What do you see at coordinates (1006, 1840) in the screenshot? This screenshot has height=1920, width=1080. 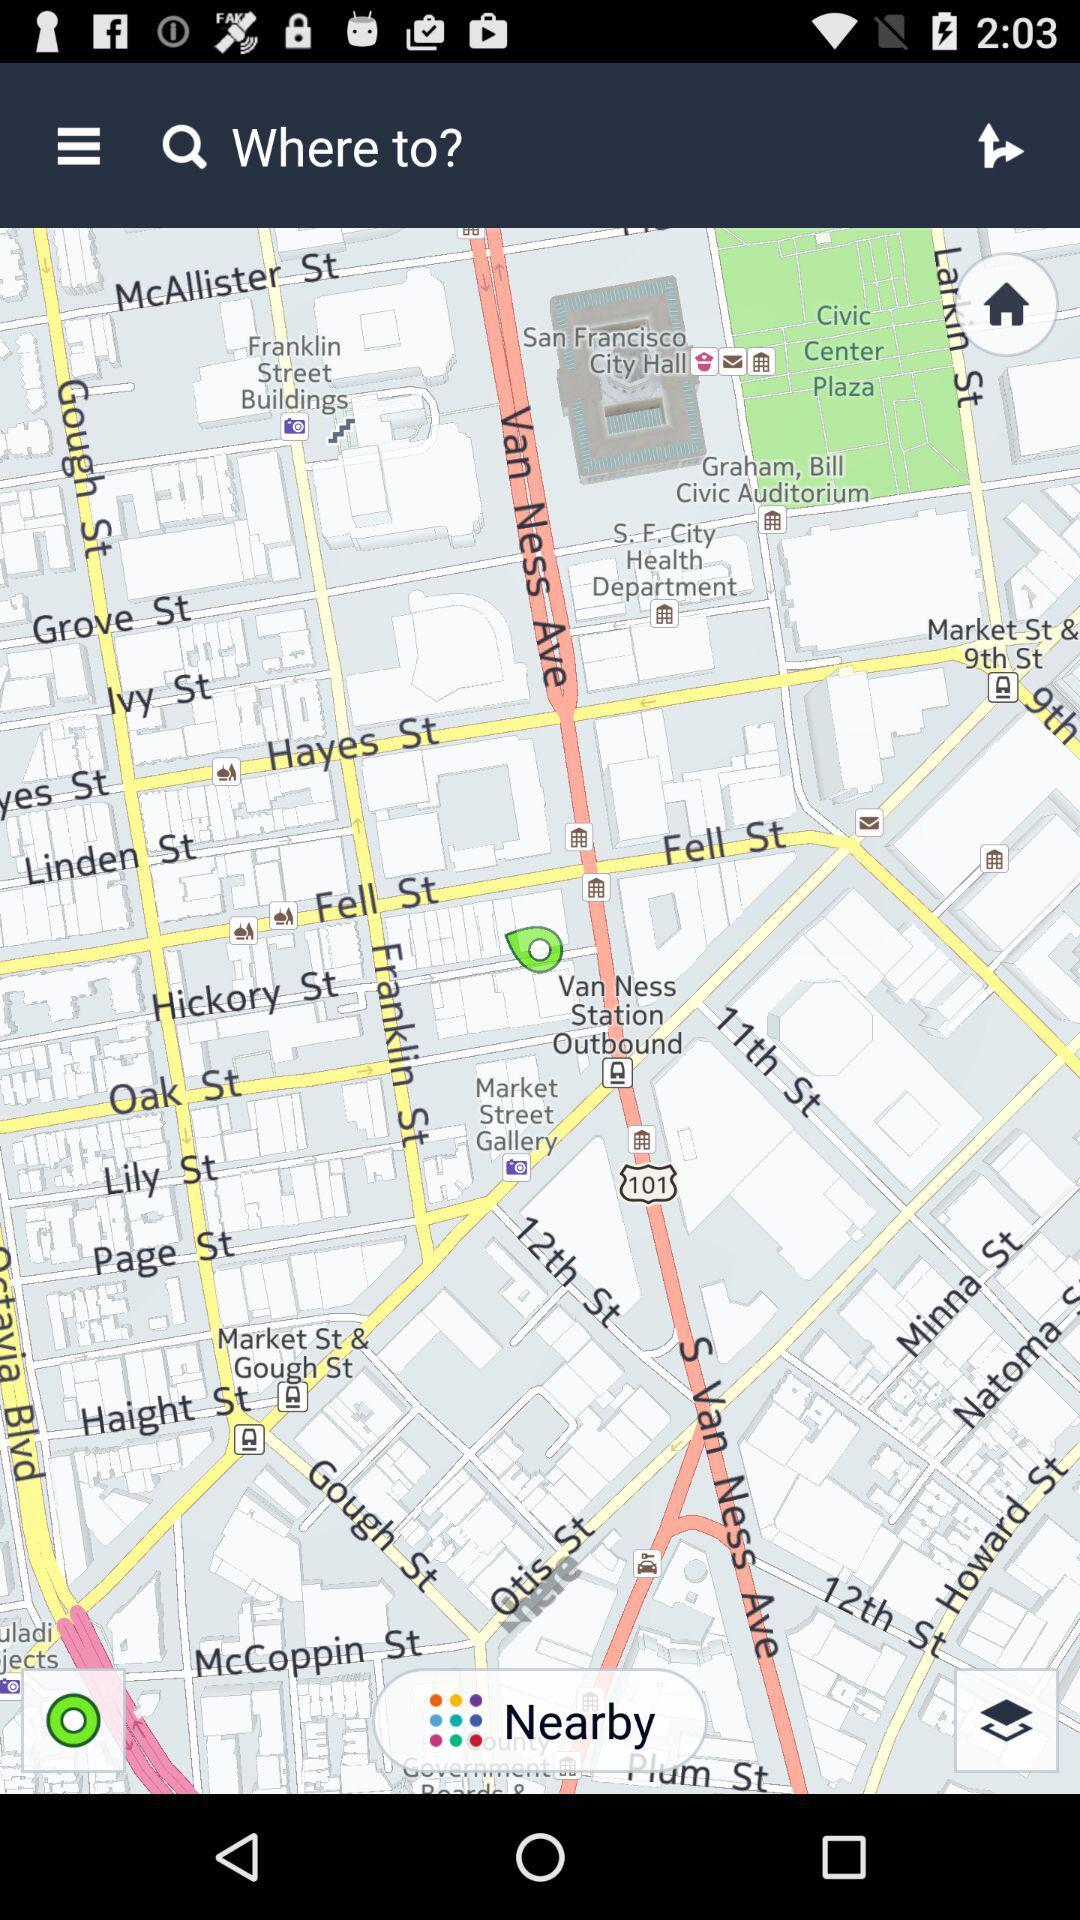 I see `the layers icon` at bounding box center [1006, 1840].